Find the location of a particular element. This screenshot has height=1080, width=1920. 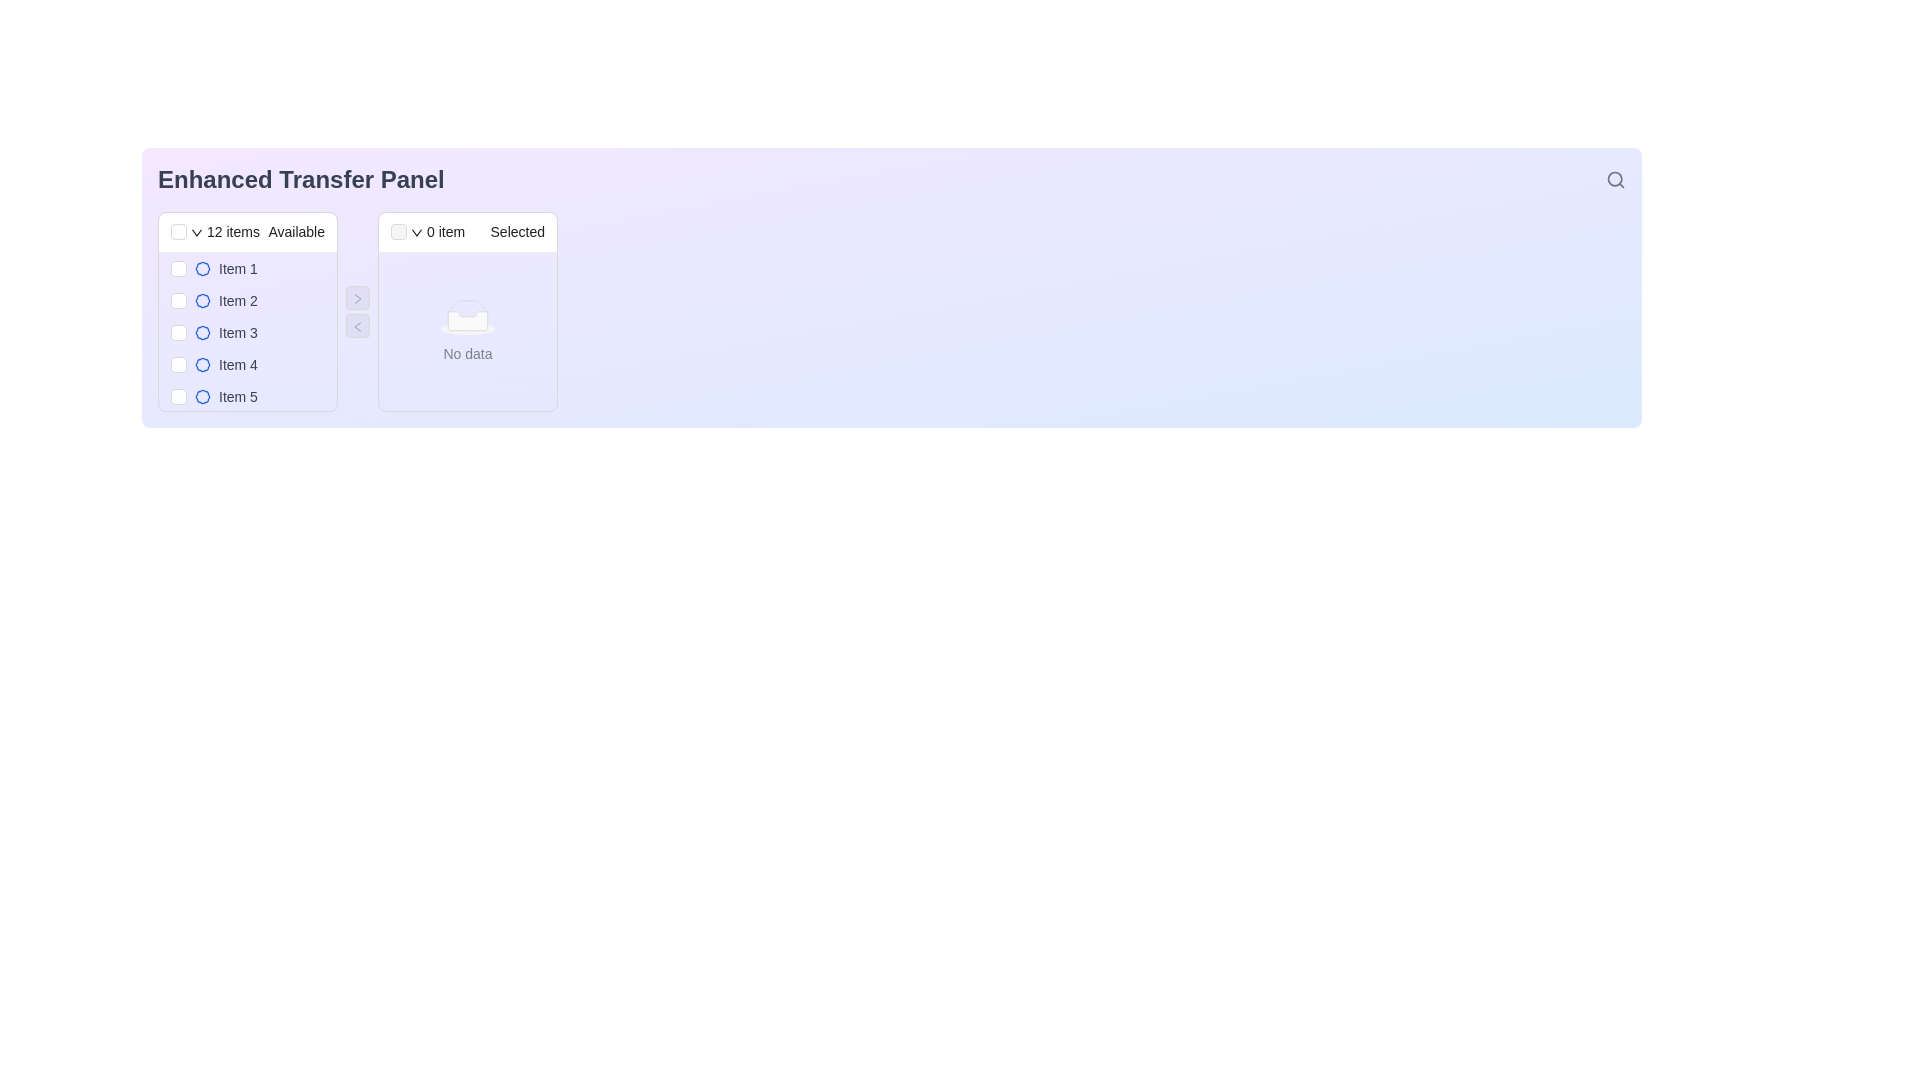

the text label displaying 'Available' located in the header of the left-side panel, positioned to the right of '12 items' is located at coordinates (293, 230).